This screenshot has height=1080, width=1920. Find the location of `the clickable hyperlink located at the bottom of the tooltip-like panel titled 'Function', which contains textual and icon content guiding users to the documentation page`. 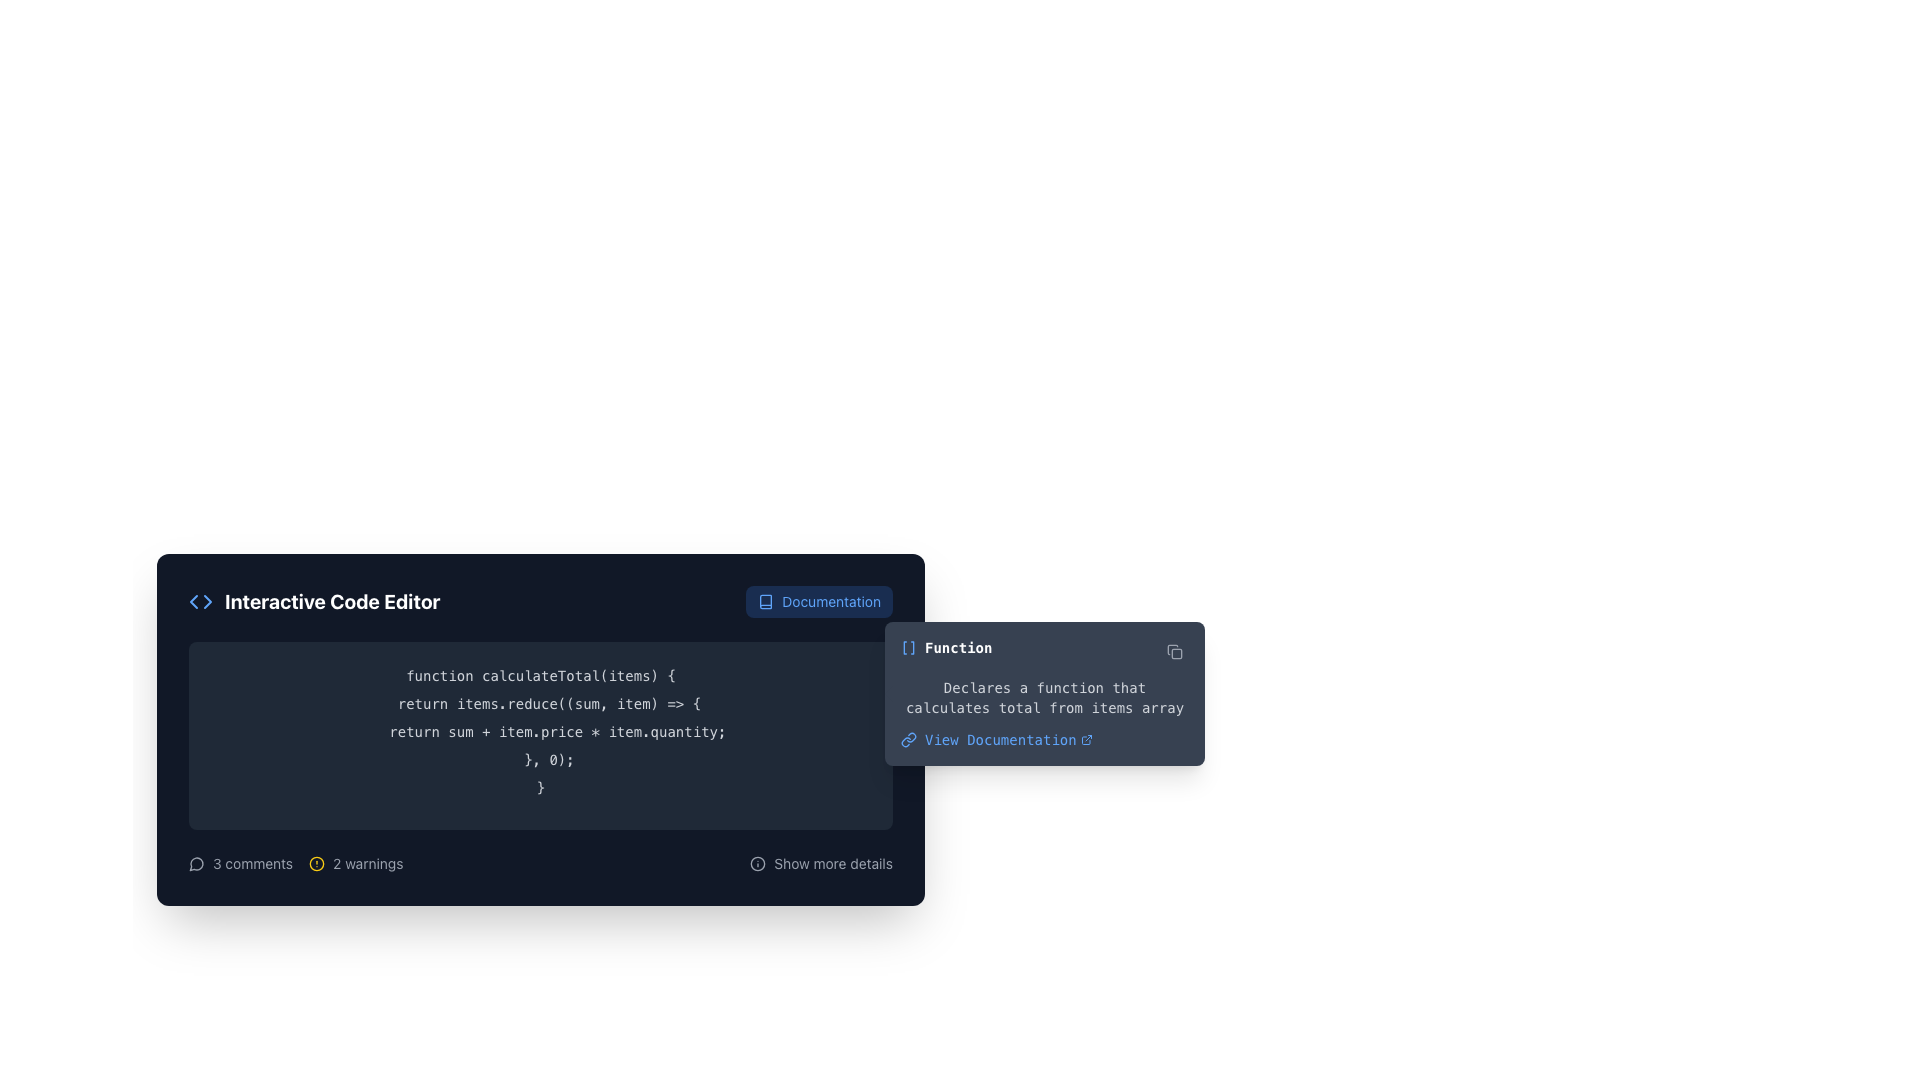

the clickable hyperlink located at the bottom of the tooltip-like panel titled 'Function', which contains textual and icon content guiding users to the documentation page is located at coordinates (1044, 740).